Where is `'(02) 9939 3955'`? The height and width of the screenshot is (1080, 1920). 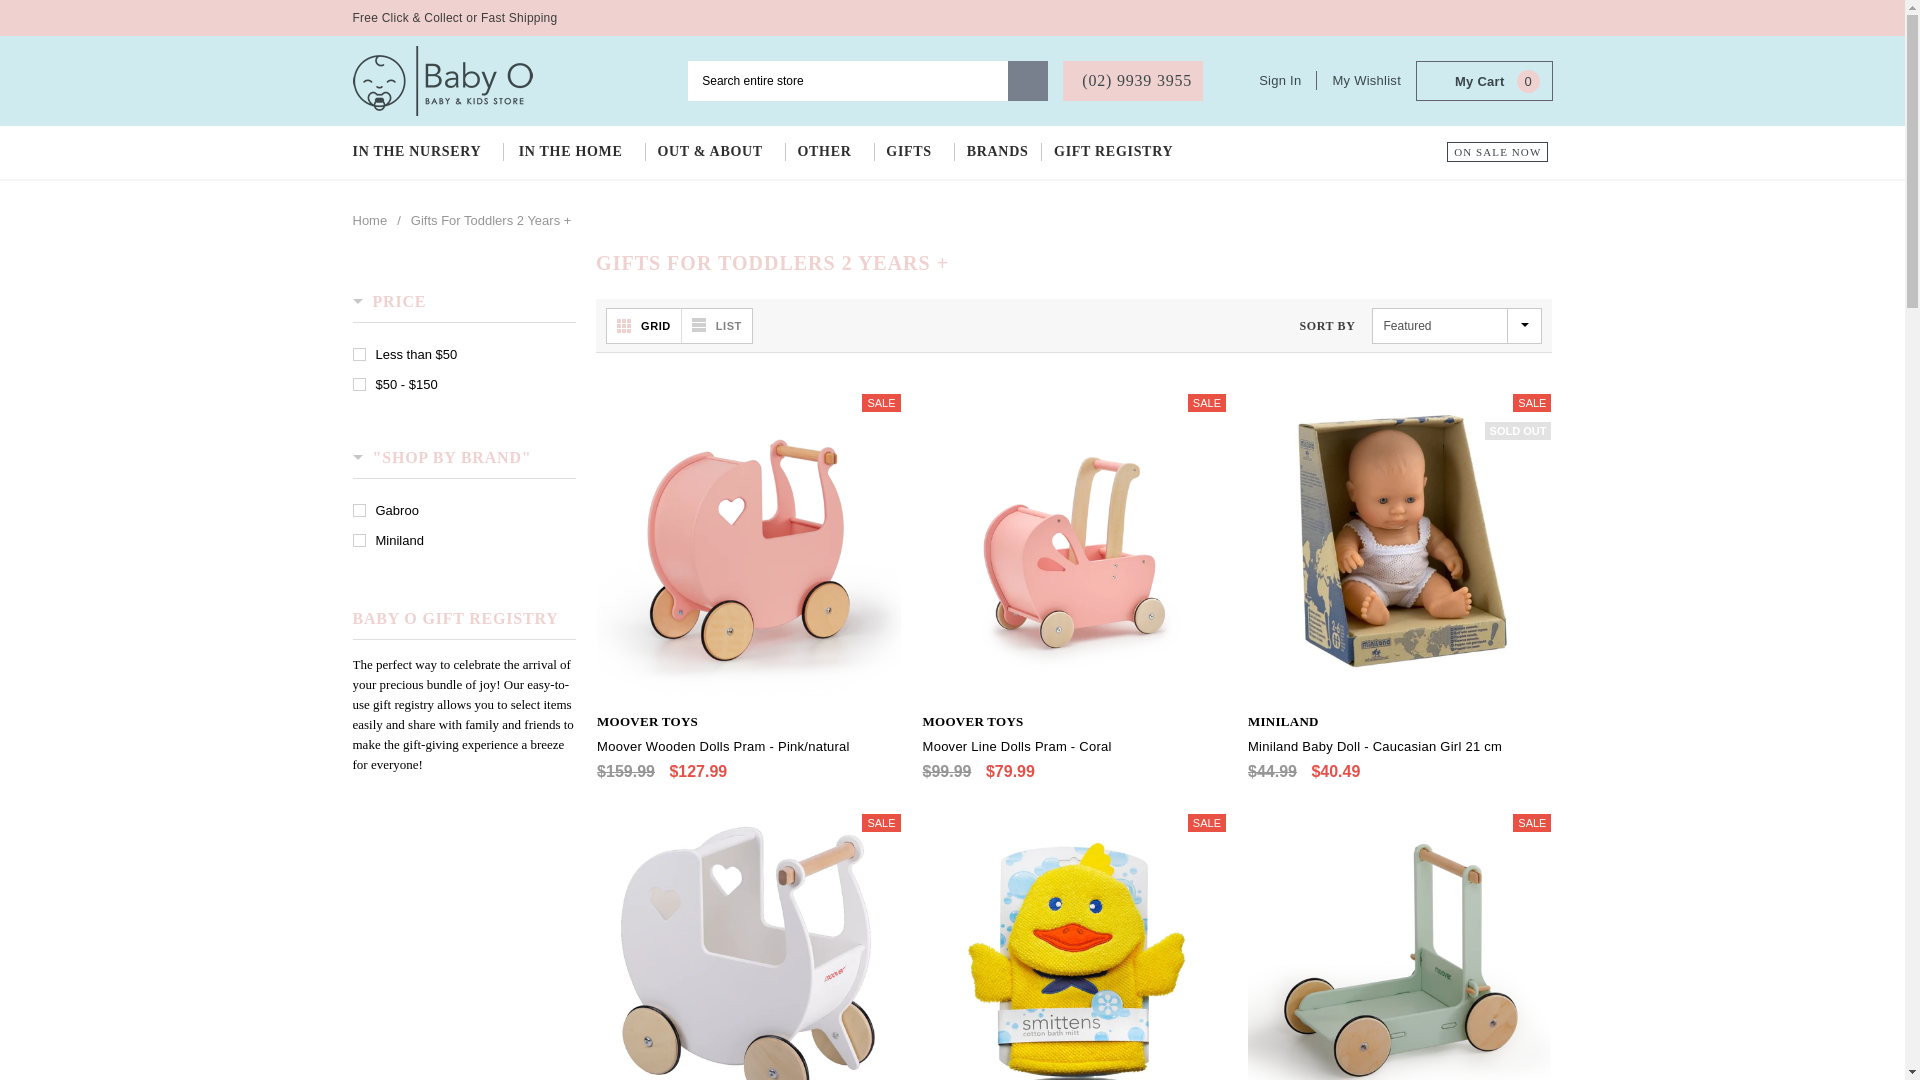 '(02) 9939 3955' is located at coordinates (1132, 80).